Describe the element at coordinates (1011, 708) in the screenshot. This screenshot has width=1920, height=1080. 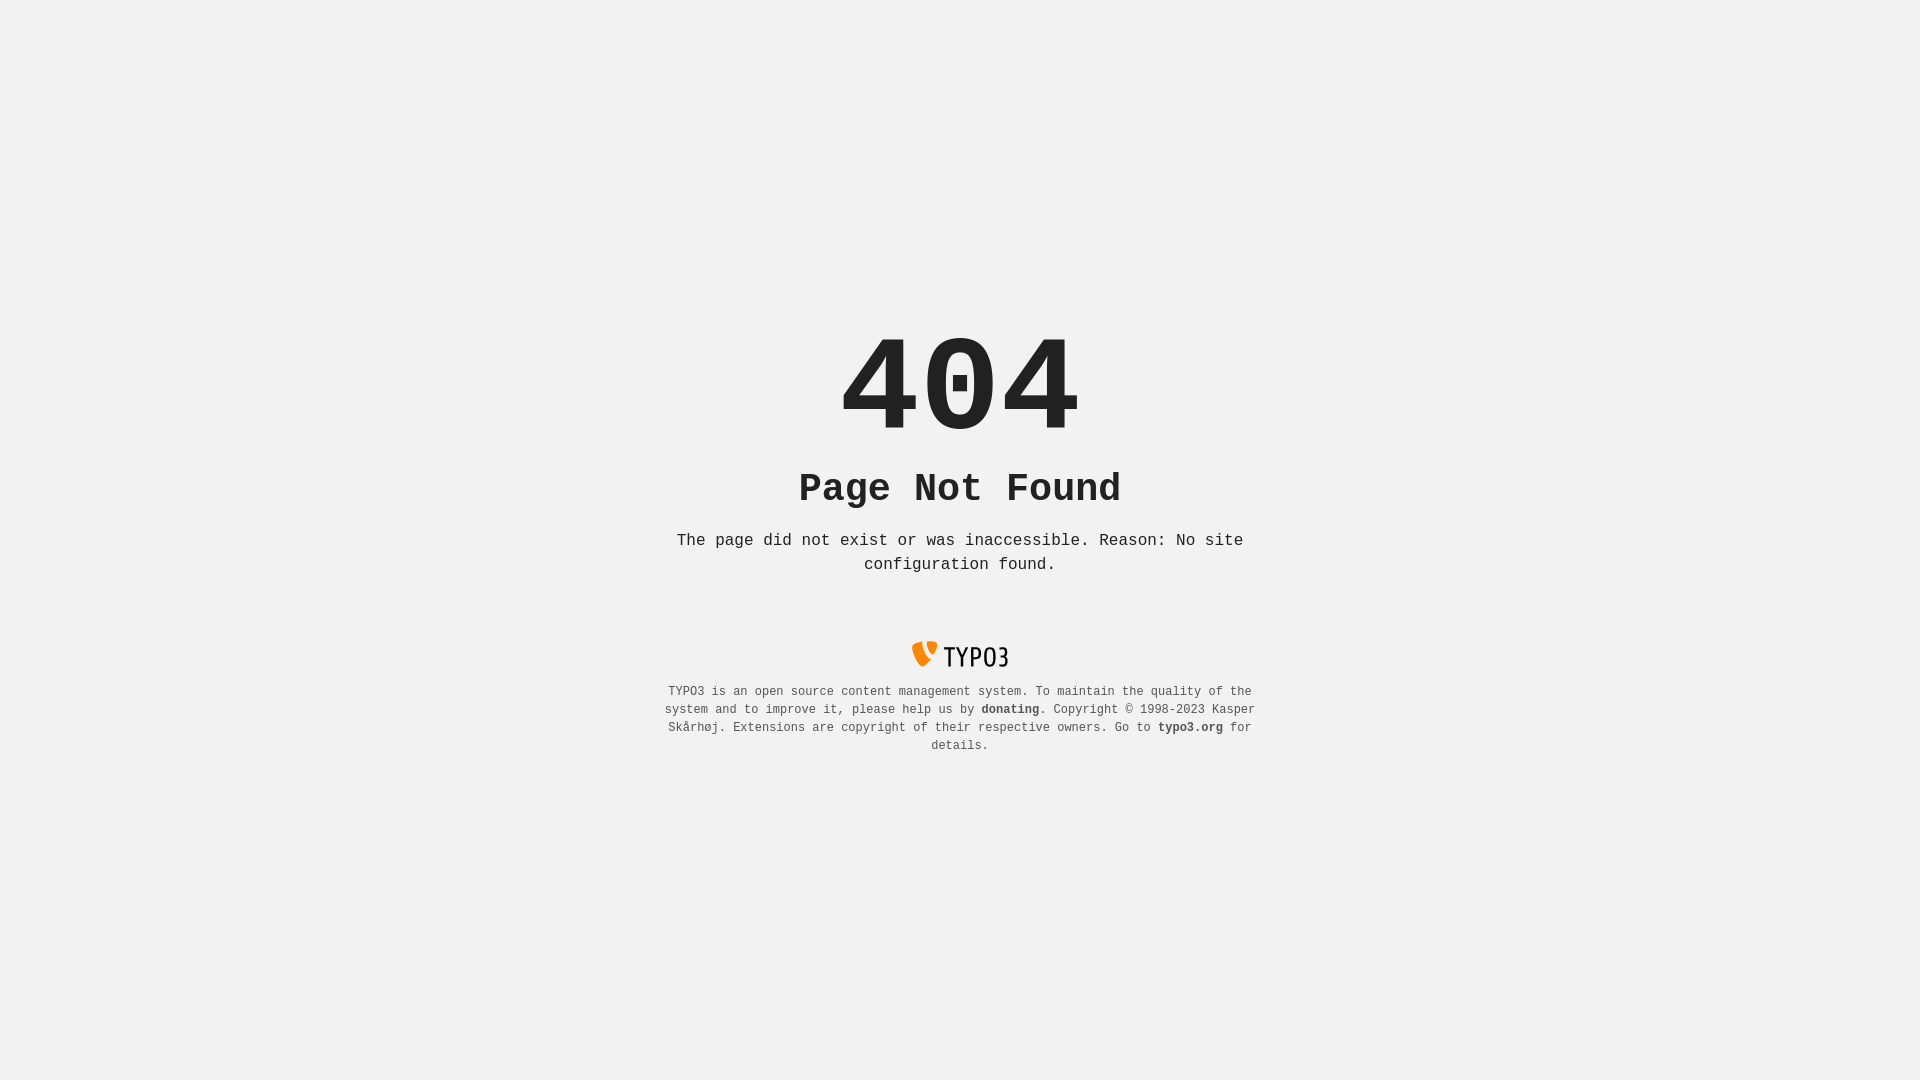
I see `'donating'` at that location.